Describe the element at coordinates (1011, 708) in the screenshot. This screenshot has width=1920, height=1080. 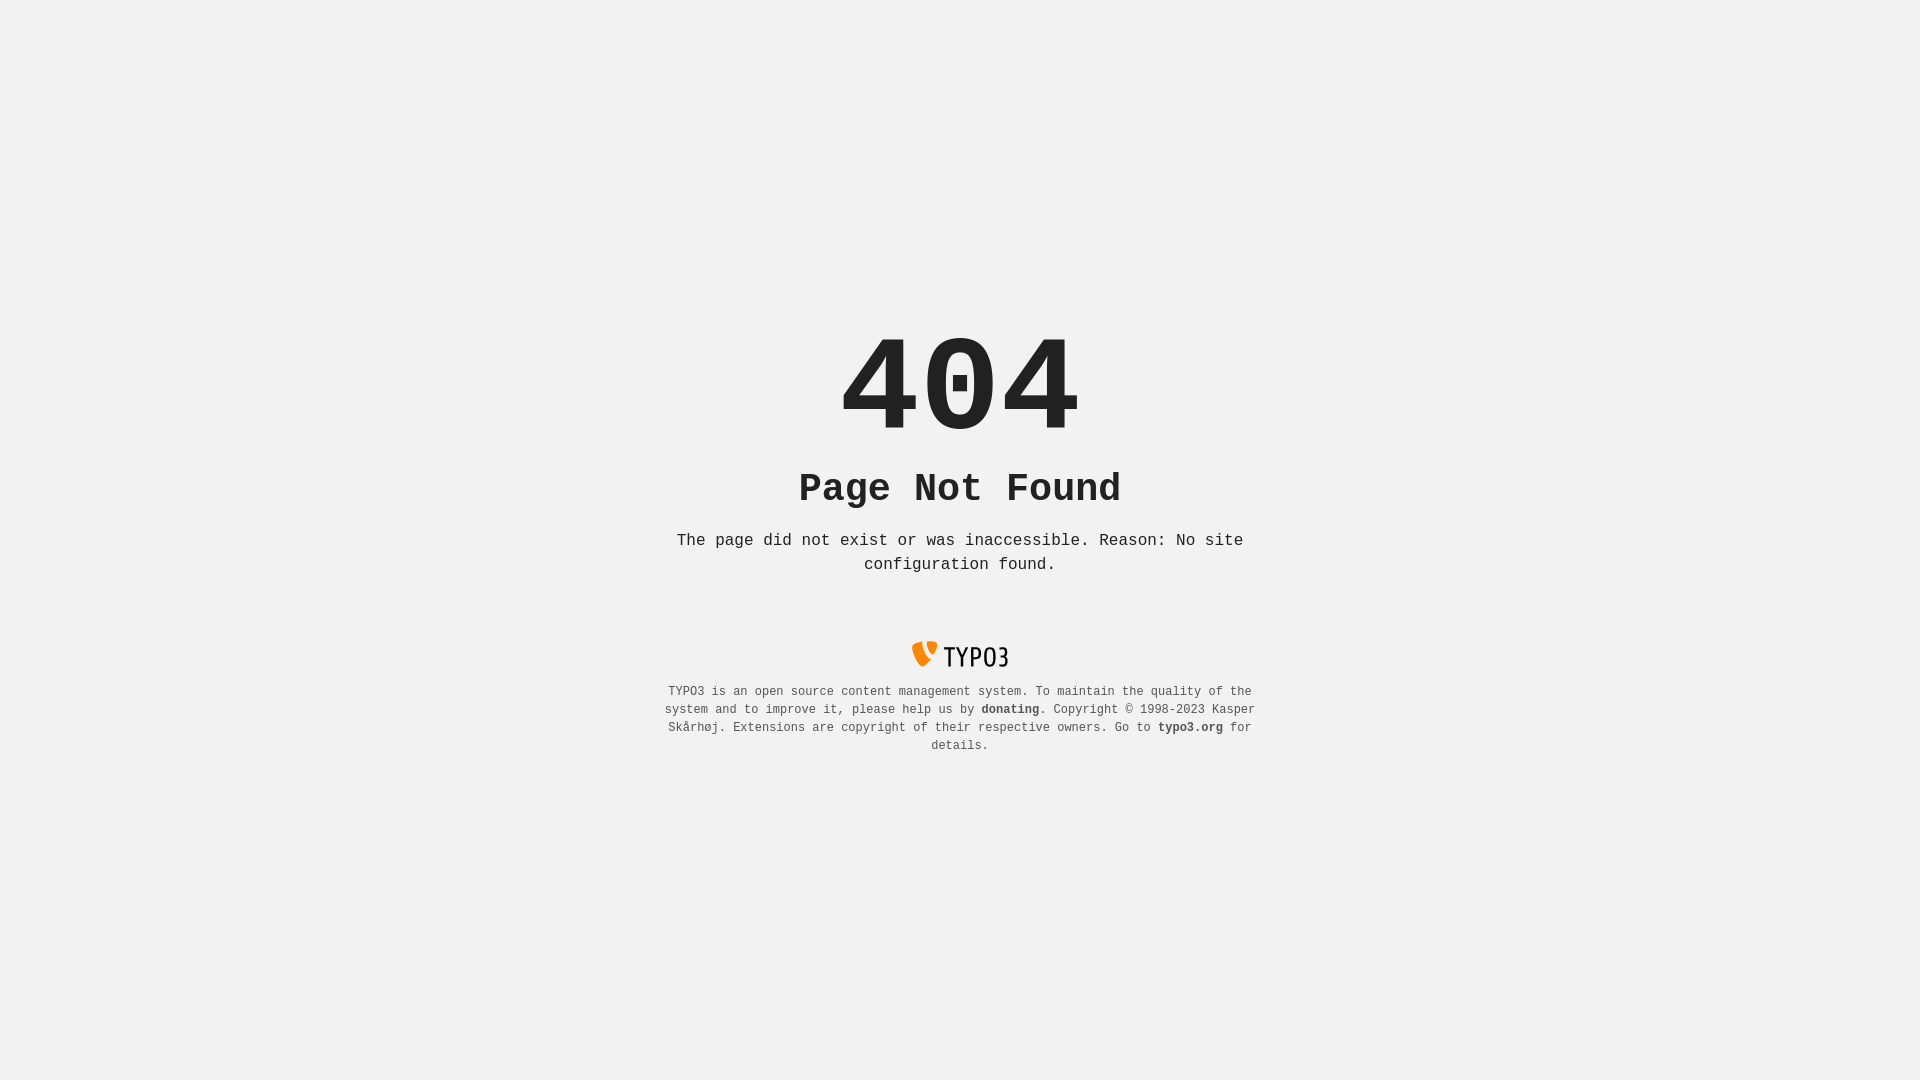
I see `'donating'` at that location.